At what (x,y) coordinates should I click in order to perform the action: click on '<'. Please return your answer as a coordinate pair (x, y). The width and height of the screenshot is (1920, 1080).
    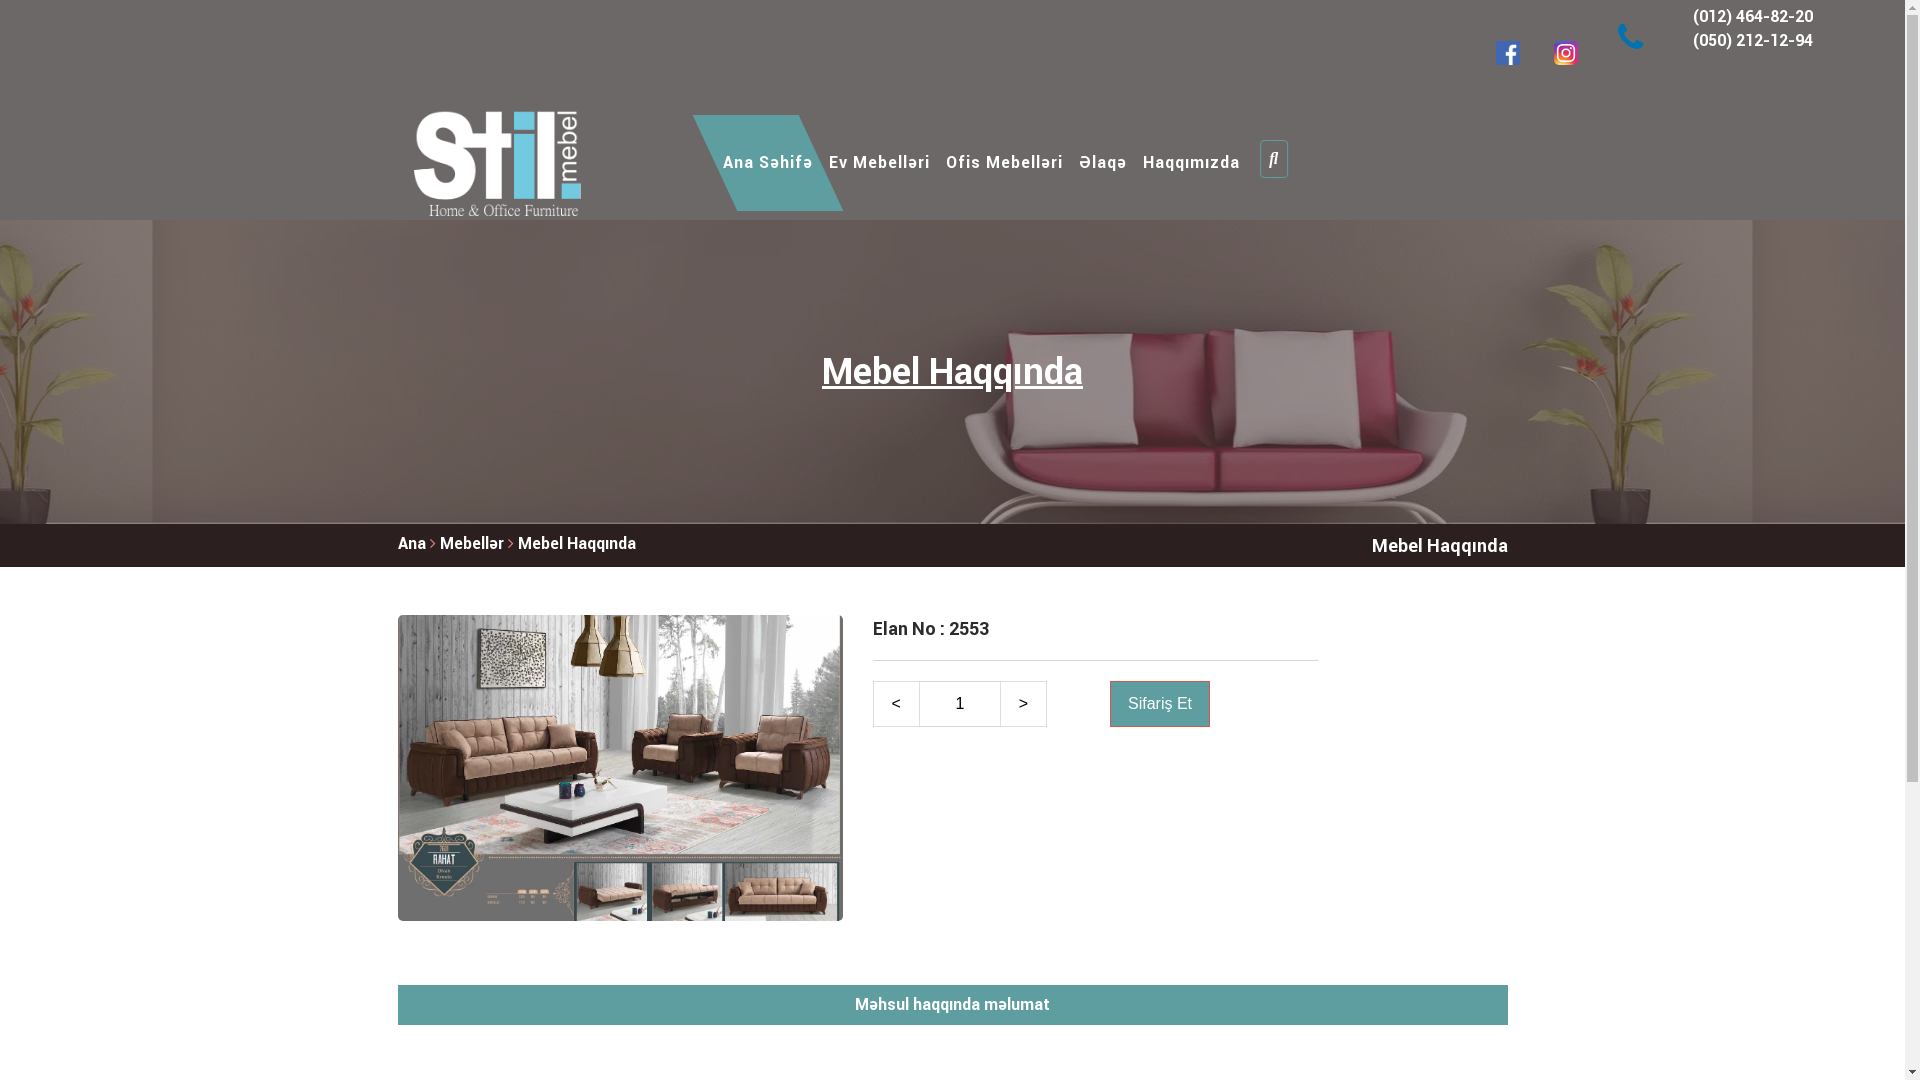
    Looking at the image, I should click on (894, 703).